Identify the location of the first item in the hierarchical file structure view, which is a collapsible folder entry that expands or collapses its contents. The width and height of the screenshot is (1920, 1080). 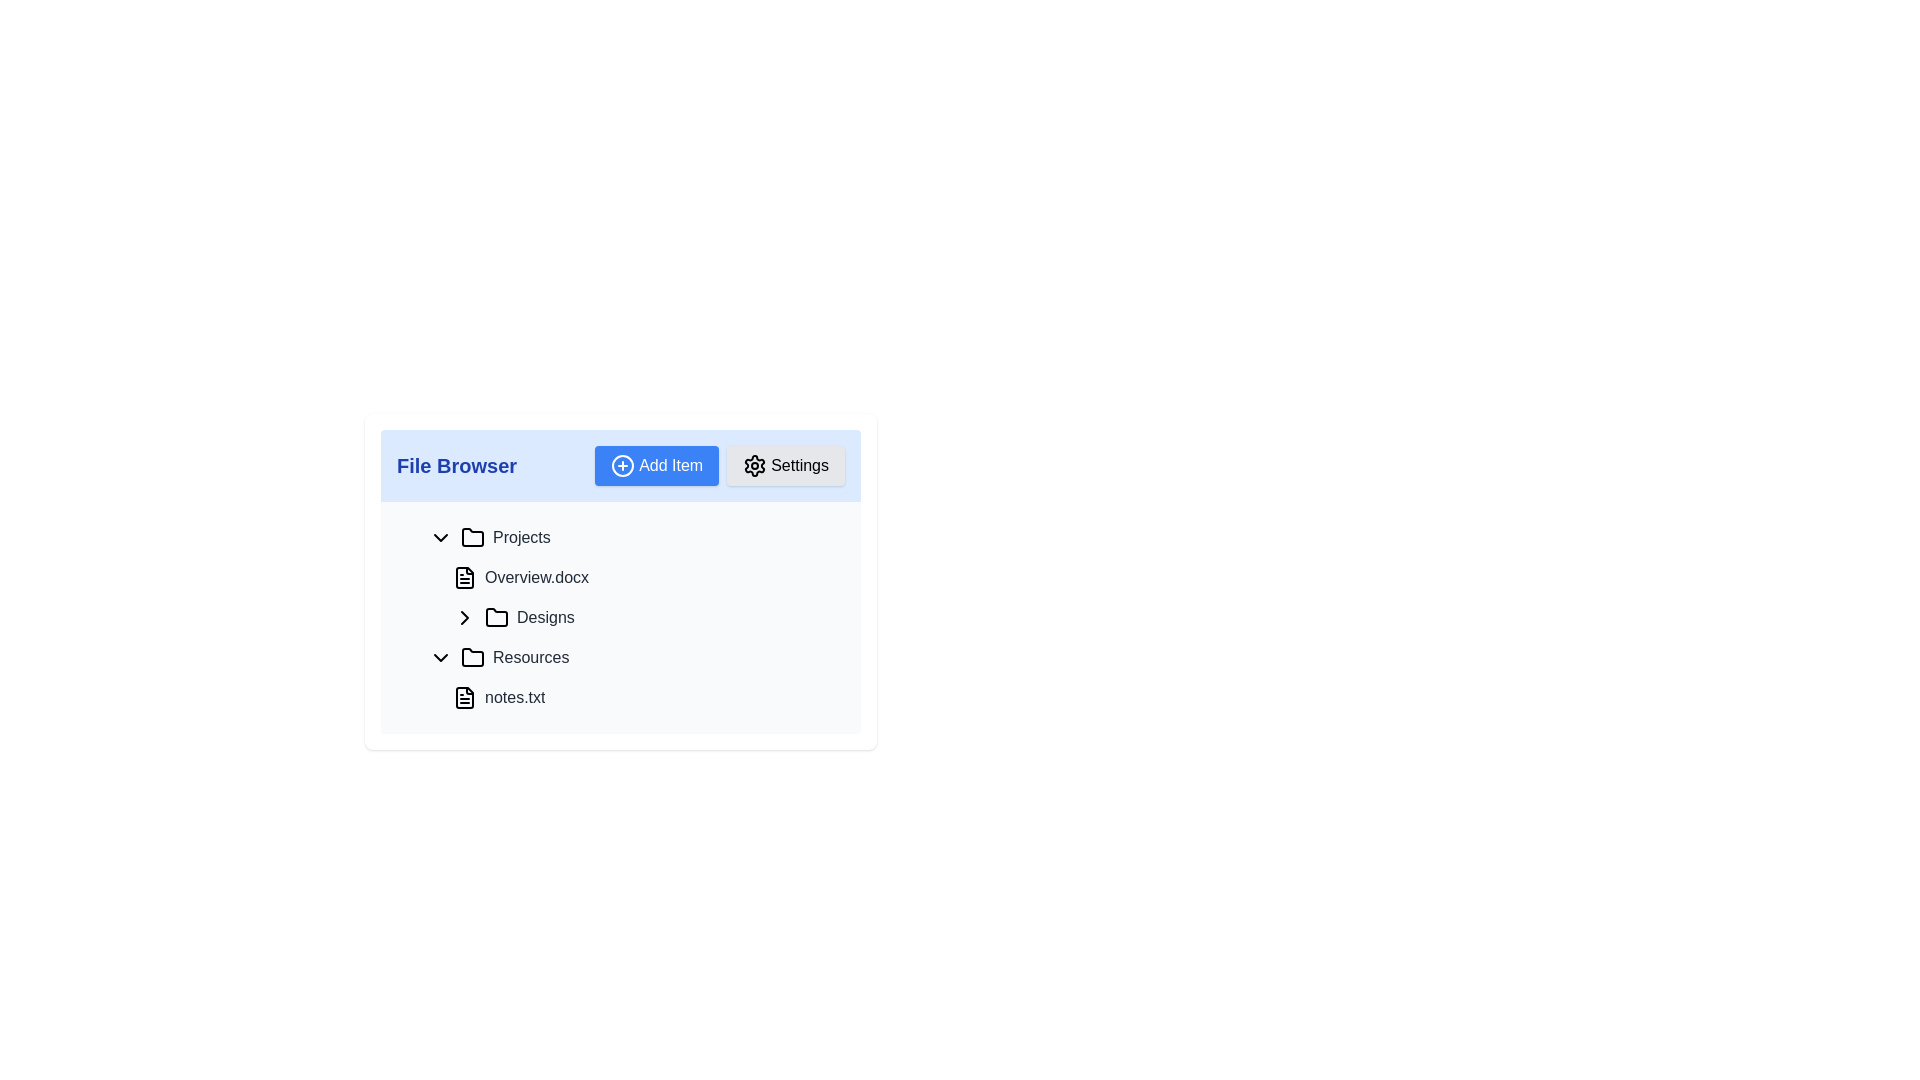
(632, 536).